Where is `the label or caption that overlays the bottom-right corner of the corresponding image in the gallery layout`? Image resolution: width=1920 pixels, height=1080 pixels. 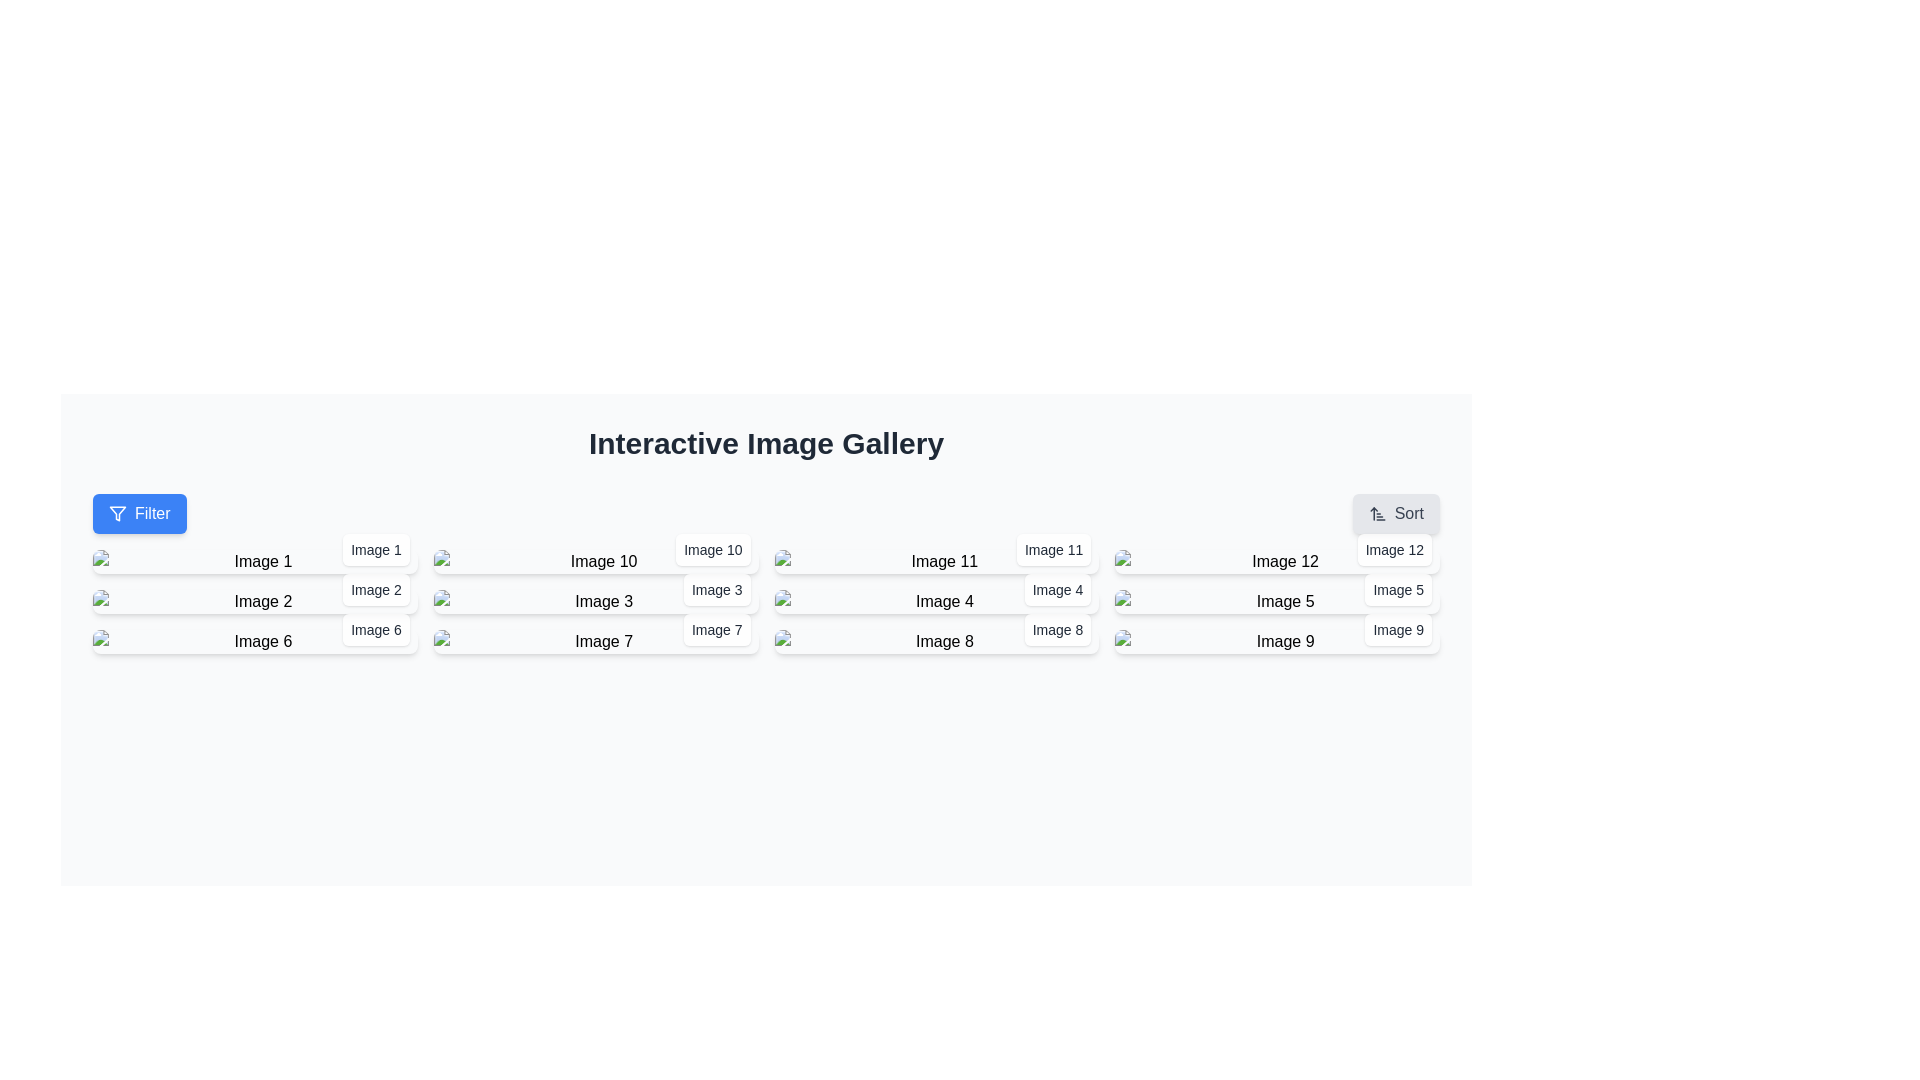
the label or caption that overlays the bottom-right corner of the corresponding image in the gallery layout is located at coordinates (1053, 550).